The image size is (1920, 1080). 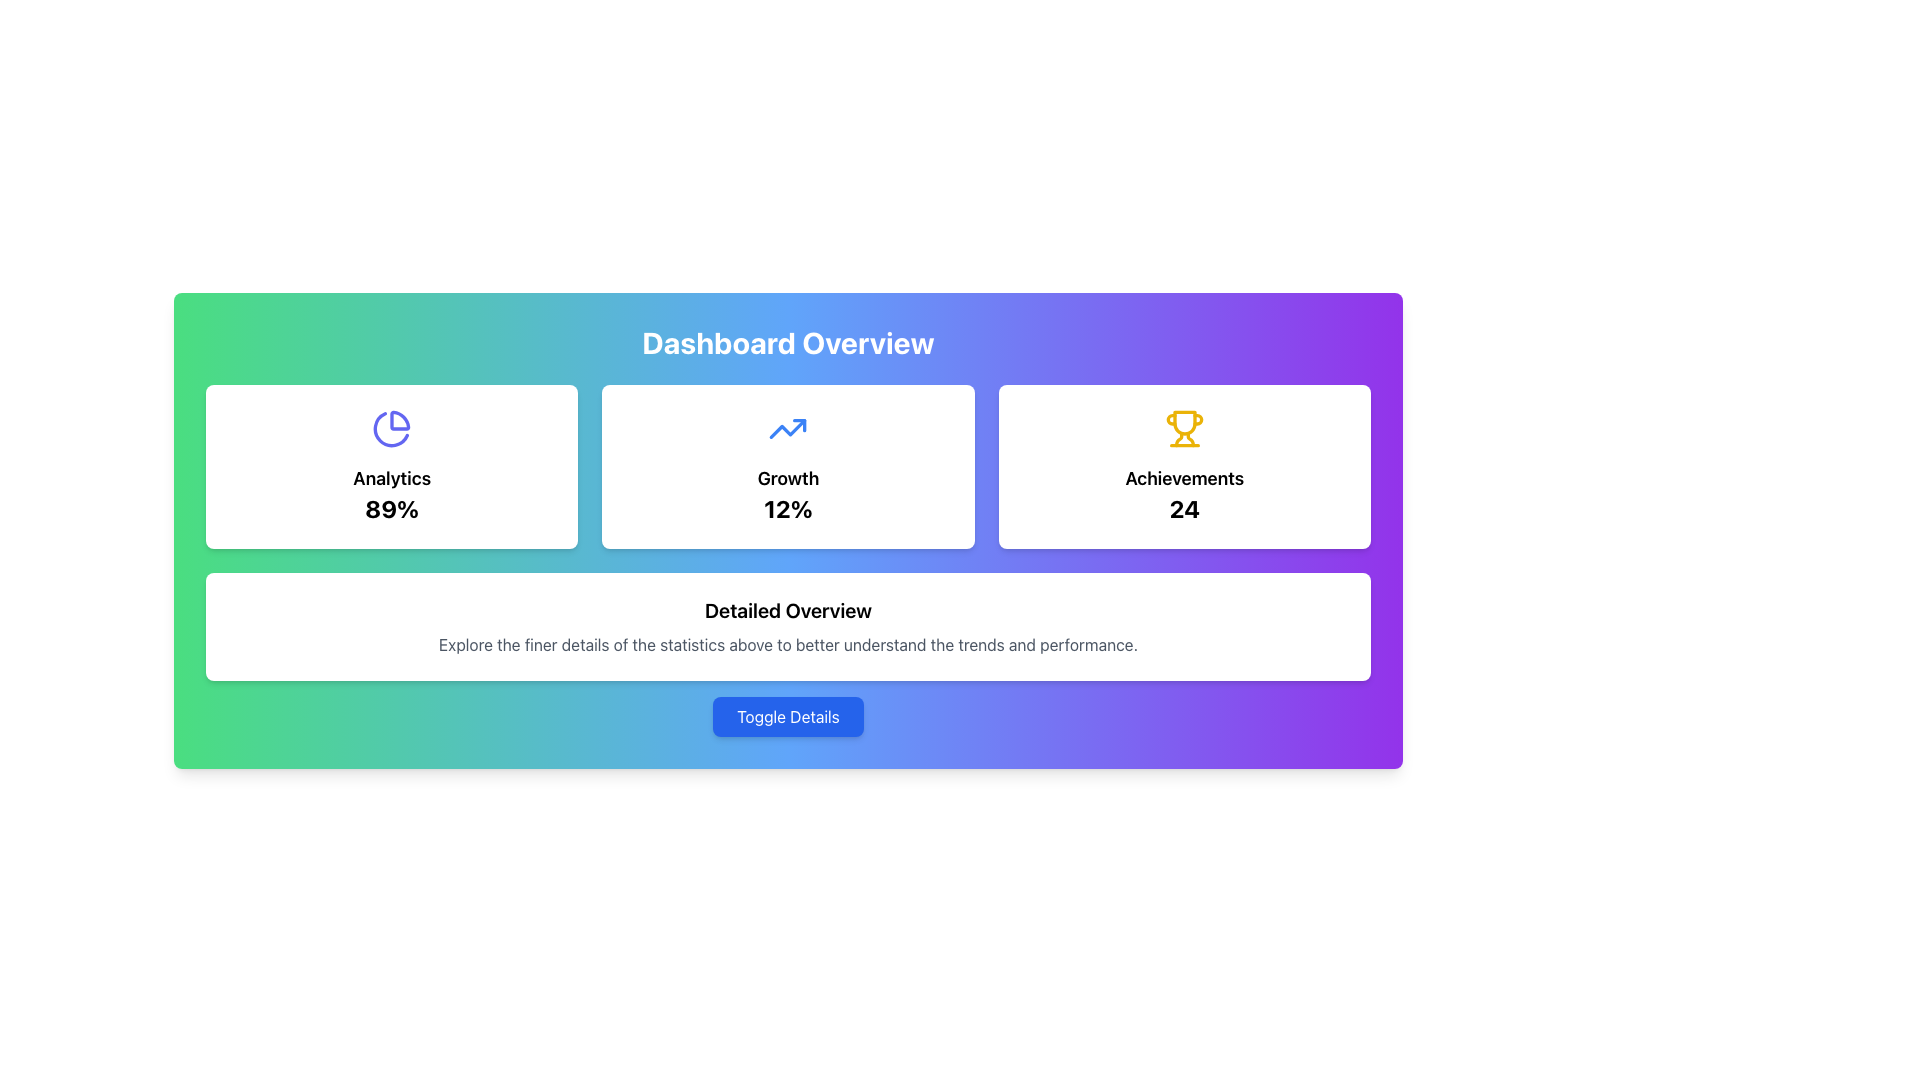 What do you see at coordinates (1184, 466) in the screenshot?
I see `the third achievements card in the horizontally arranged set` at bounding box center [1184, 466].